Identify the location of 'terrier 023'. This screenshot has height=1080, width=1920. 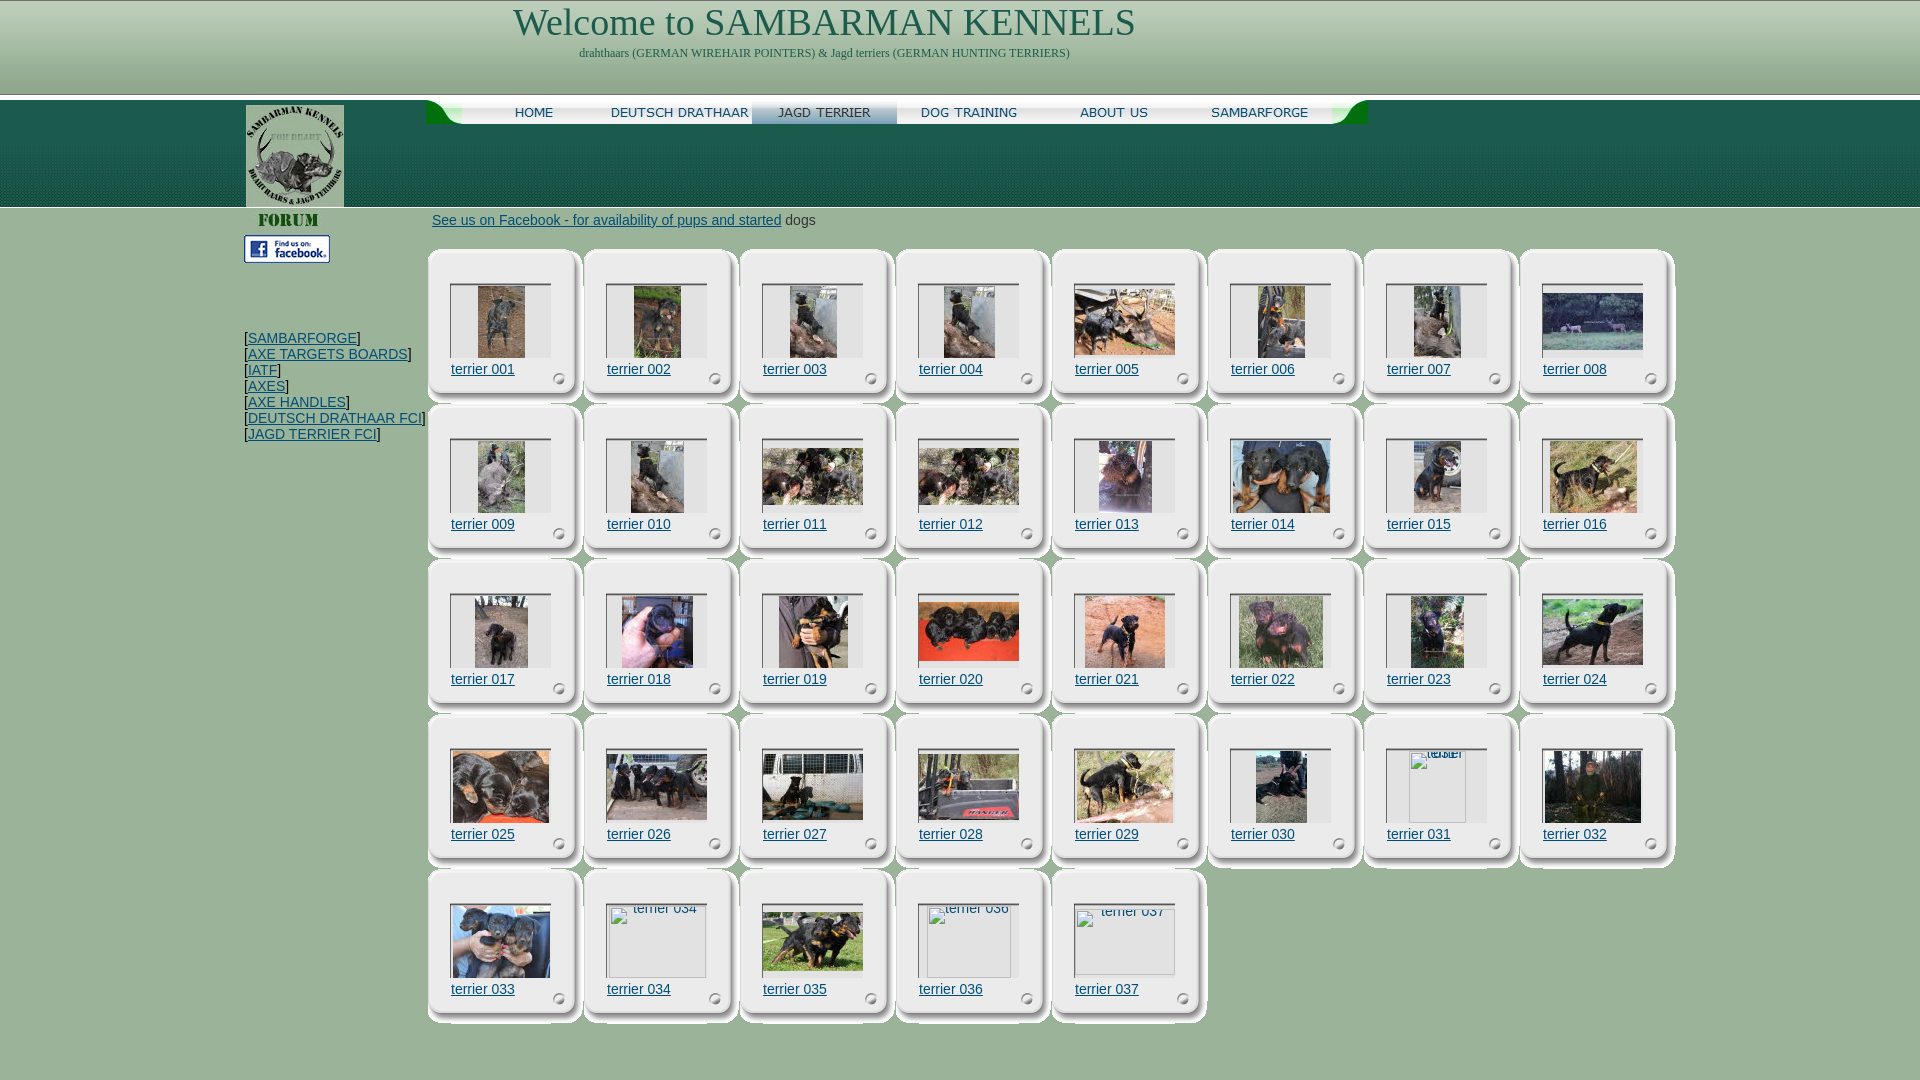
(1409, 632).